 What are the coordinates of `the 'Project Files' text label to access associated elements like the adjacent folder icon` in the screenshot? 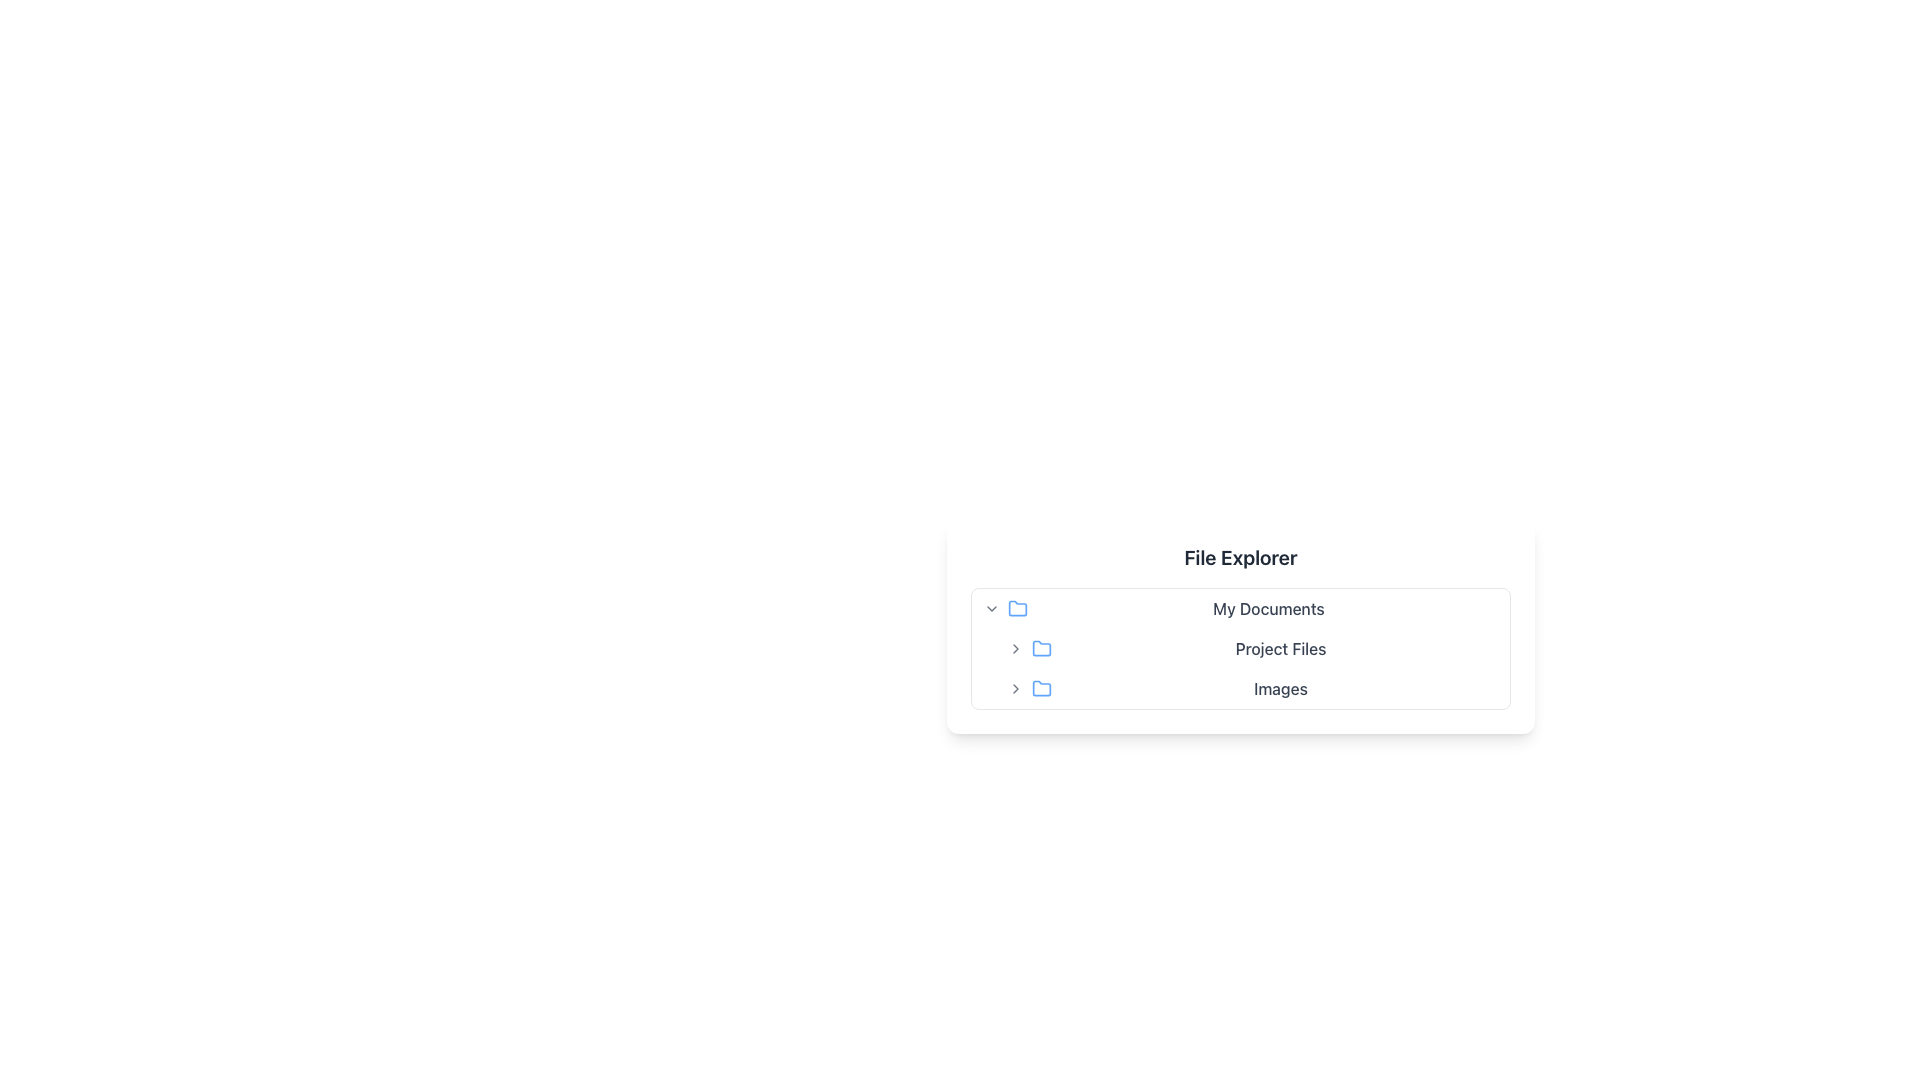 It's located at (1281, 648).